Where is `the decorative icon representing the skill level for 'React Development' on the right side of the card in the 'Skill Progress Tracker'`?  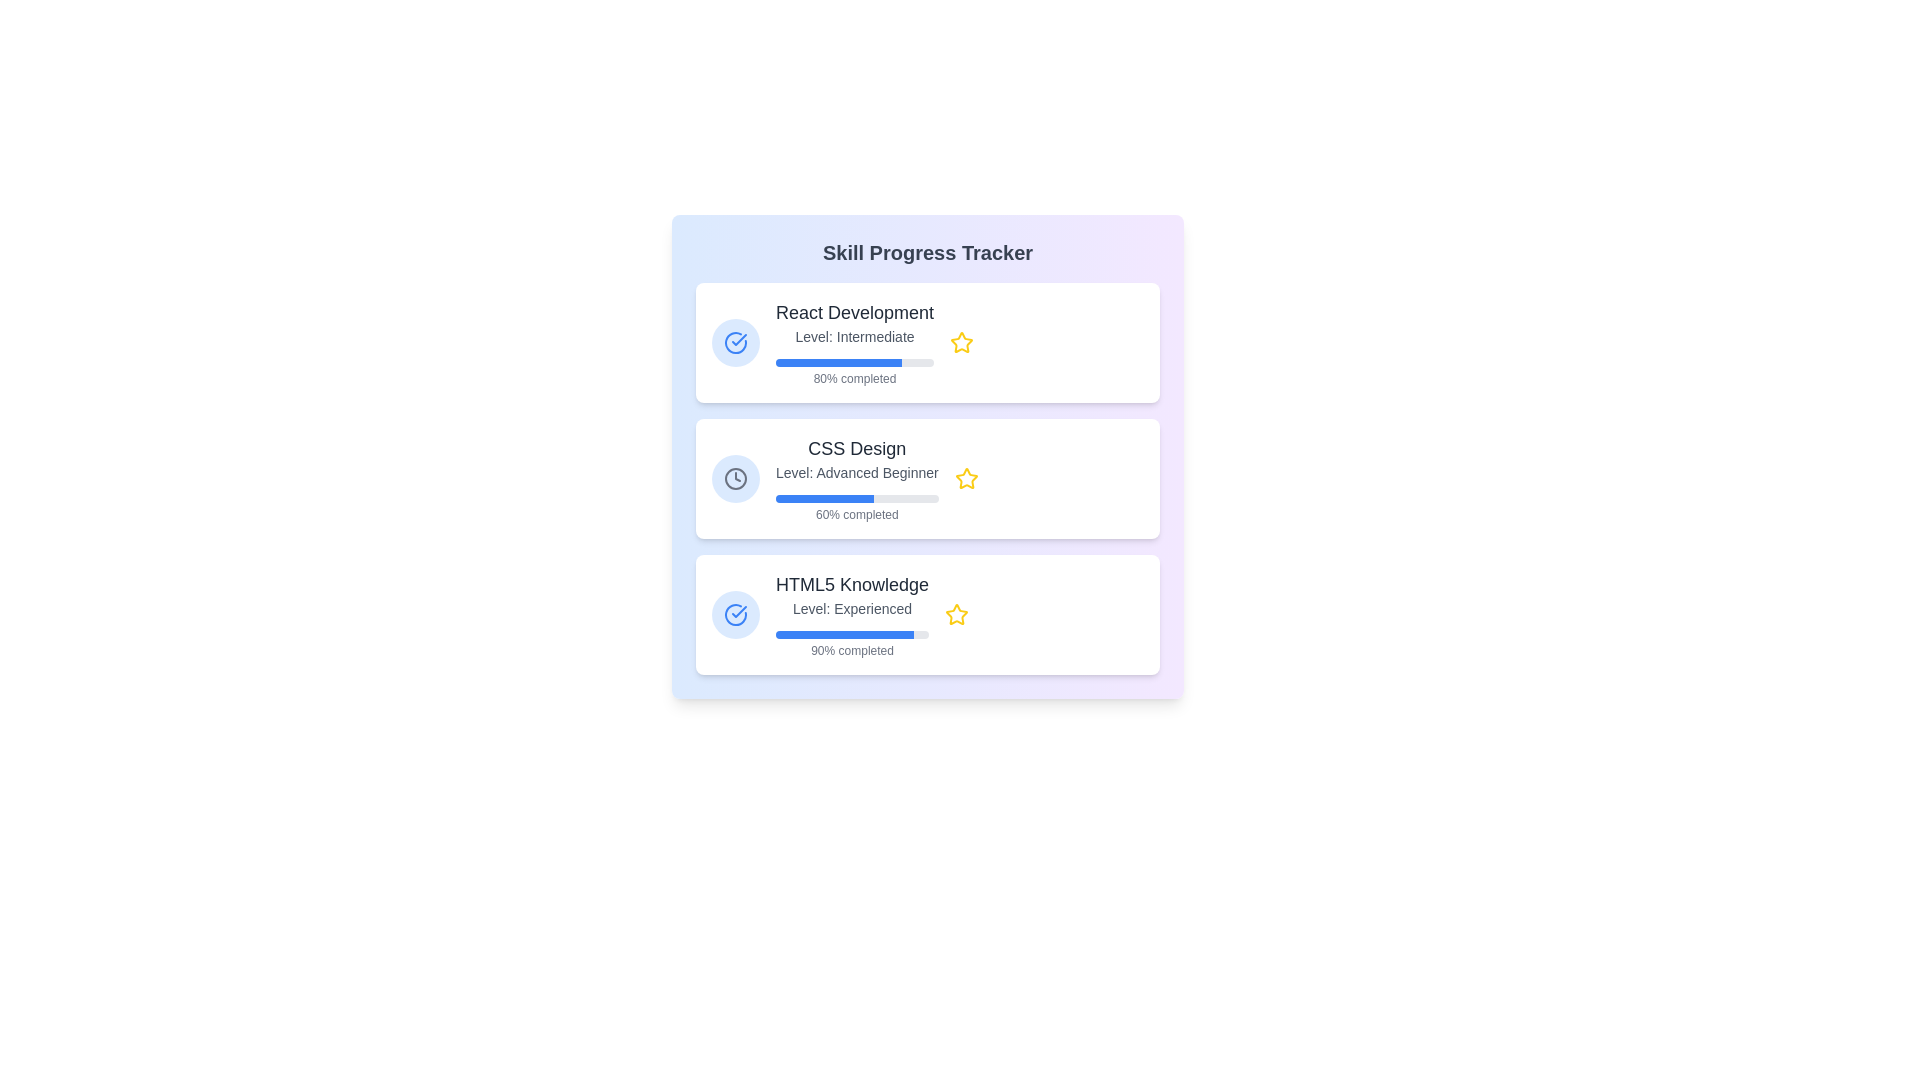
the decorative icon representing the skill level for 'React Development' on the right side of the card in the 'Skill Progress Tracker' is located at coordinates (962, 342).